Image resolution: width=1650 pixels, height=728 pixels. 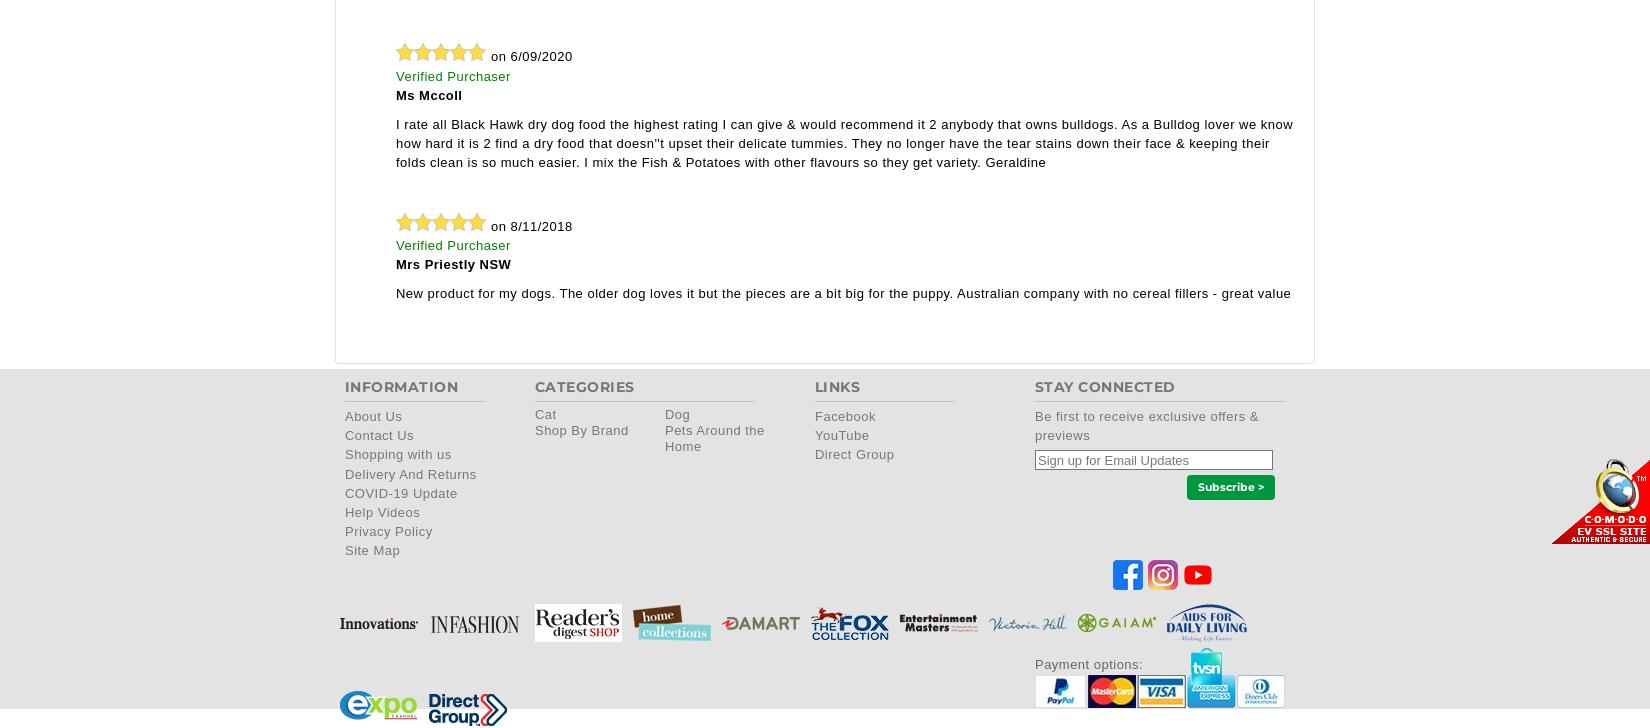 What do you see at coordinates (388, 531) in the screenshot?
I see `'Privacy Policy'` at bounding box center [388, 531].